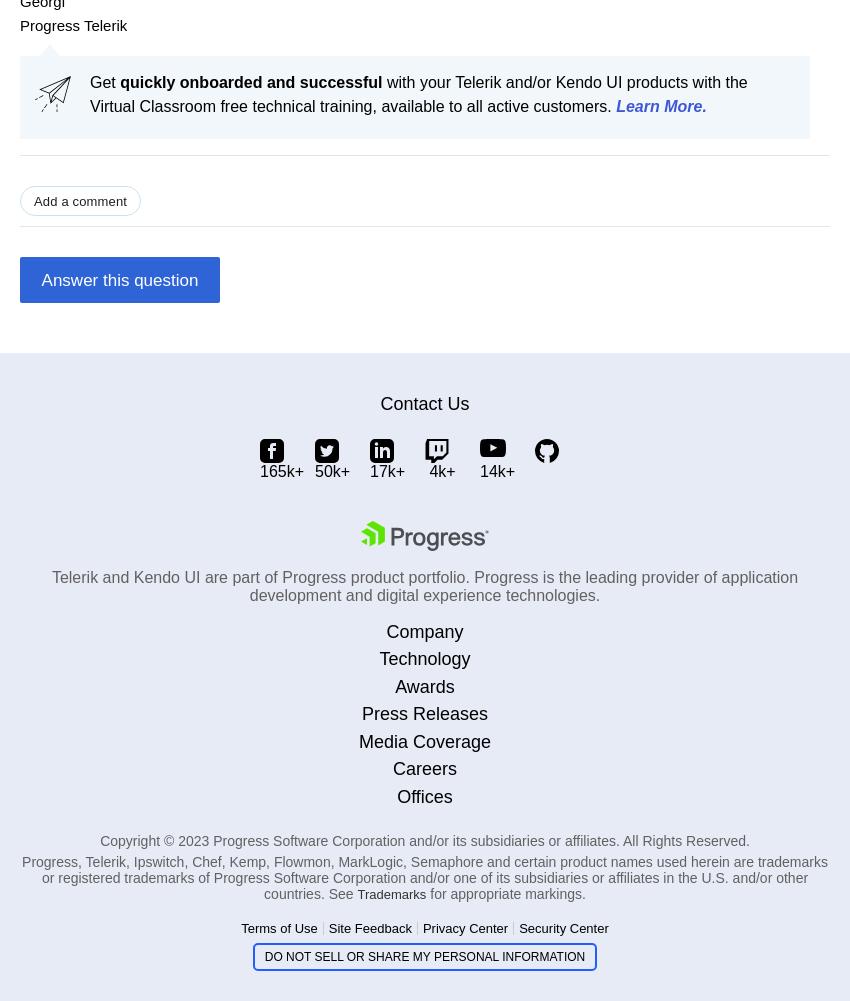  What do you see at coordinates (424, 657) in the screenshot?
I see `'Technology'` at bounding box center [424, 657].